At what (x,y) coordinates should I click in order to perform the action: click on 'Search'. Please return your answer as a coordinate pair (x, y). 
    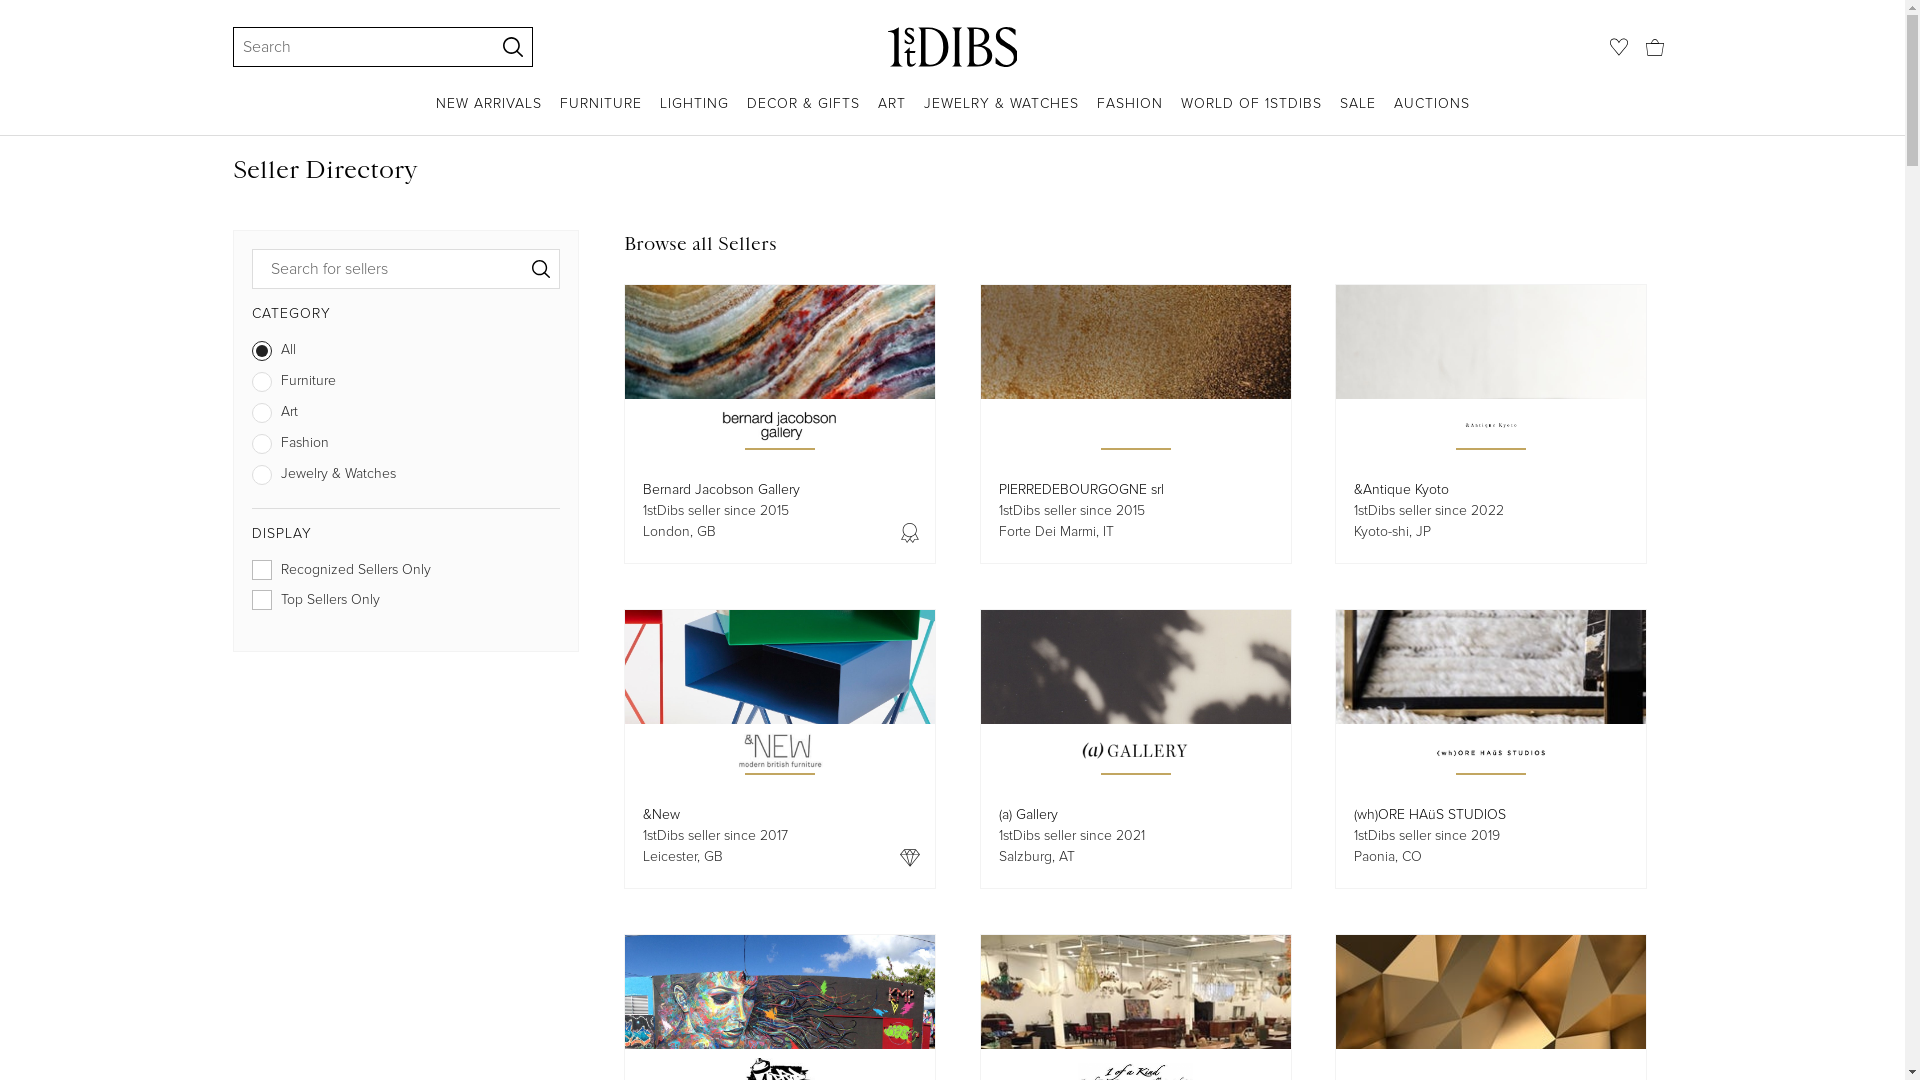
    Looking at the image, I should click on (240, 45).